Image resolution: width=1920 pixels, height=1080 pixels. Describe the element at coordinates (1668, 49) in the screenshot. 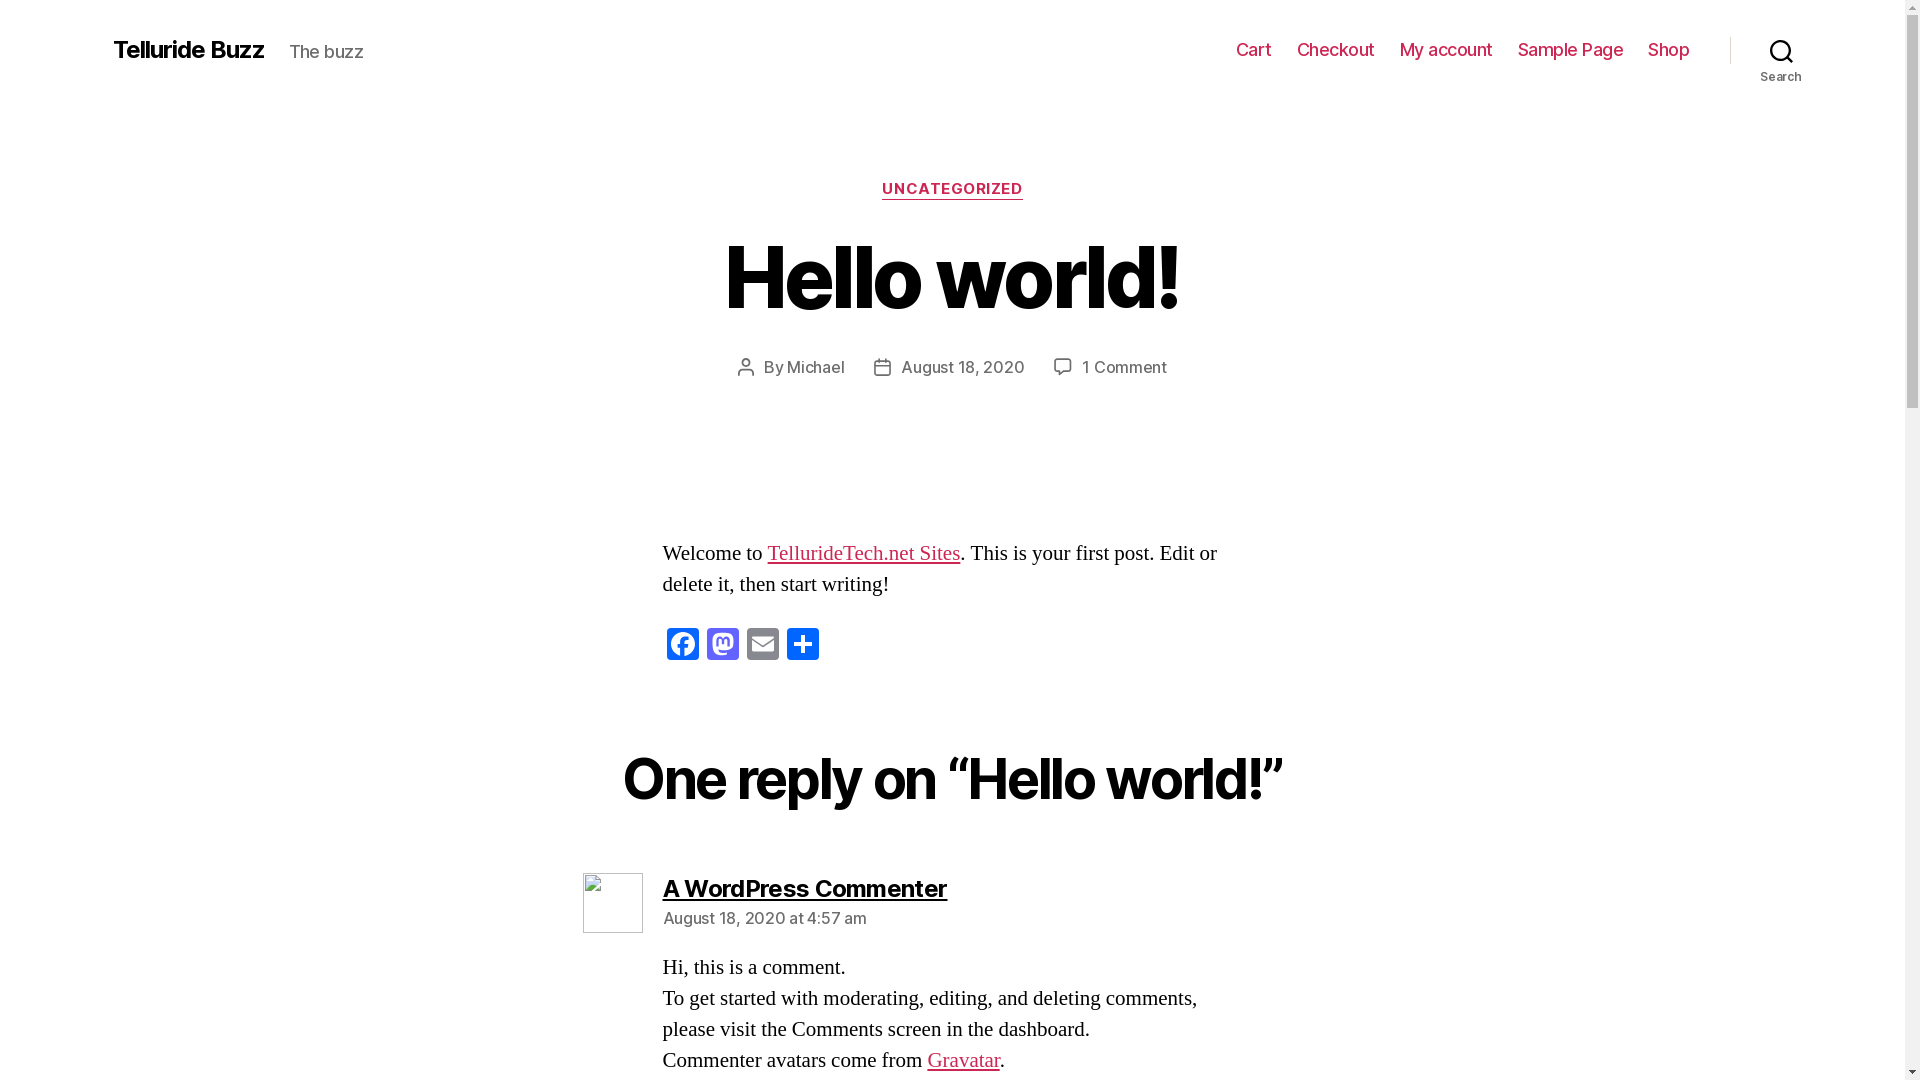

I see `'Shop'` at that location.